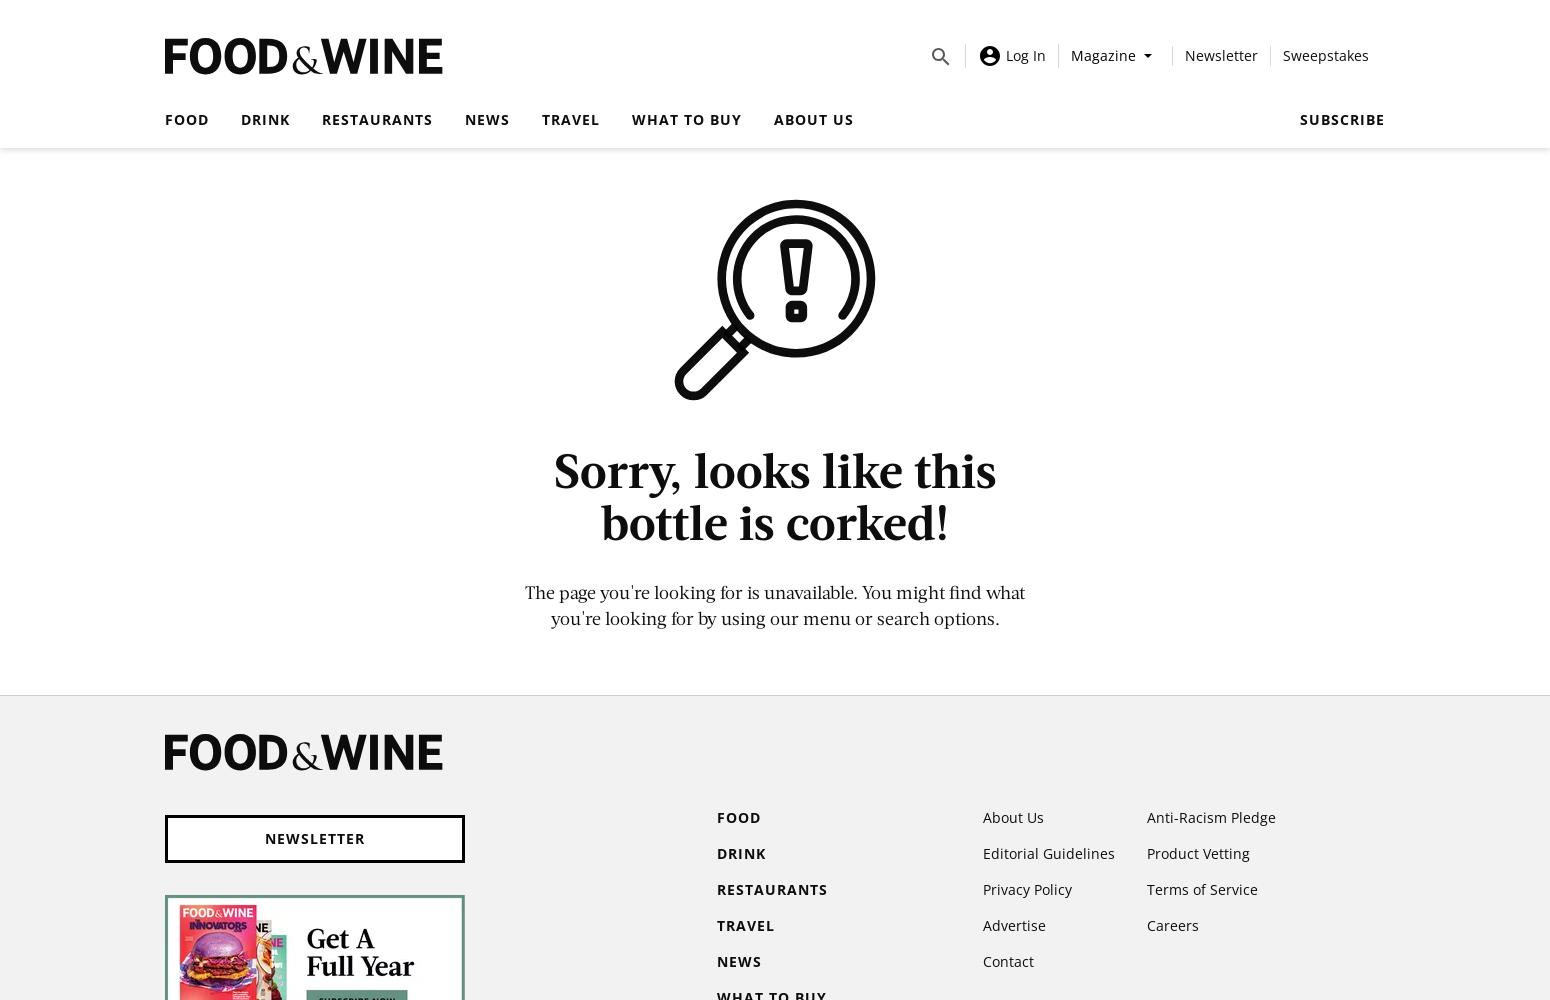 This screenshot has width=1550, height=1000. Describe the element at coordinates (774, 494) in the screenshot. I see `'Sorry, looks like this bottle is corked!'` at that location.